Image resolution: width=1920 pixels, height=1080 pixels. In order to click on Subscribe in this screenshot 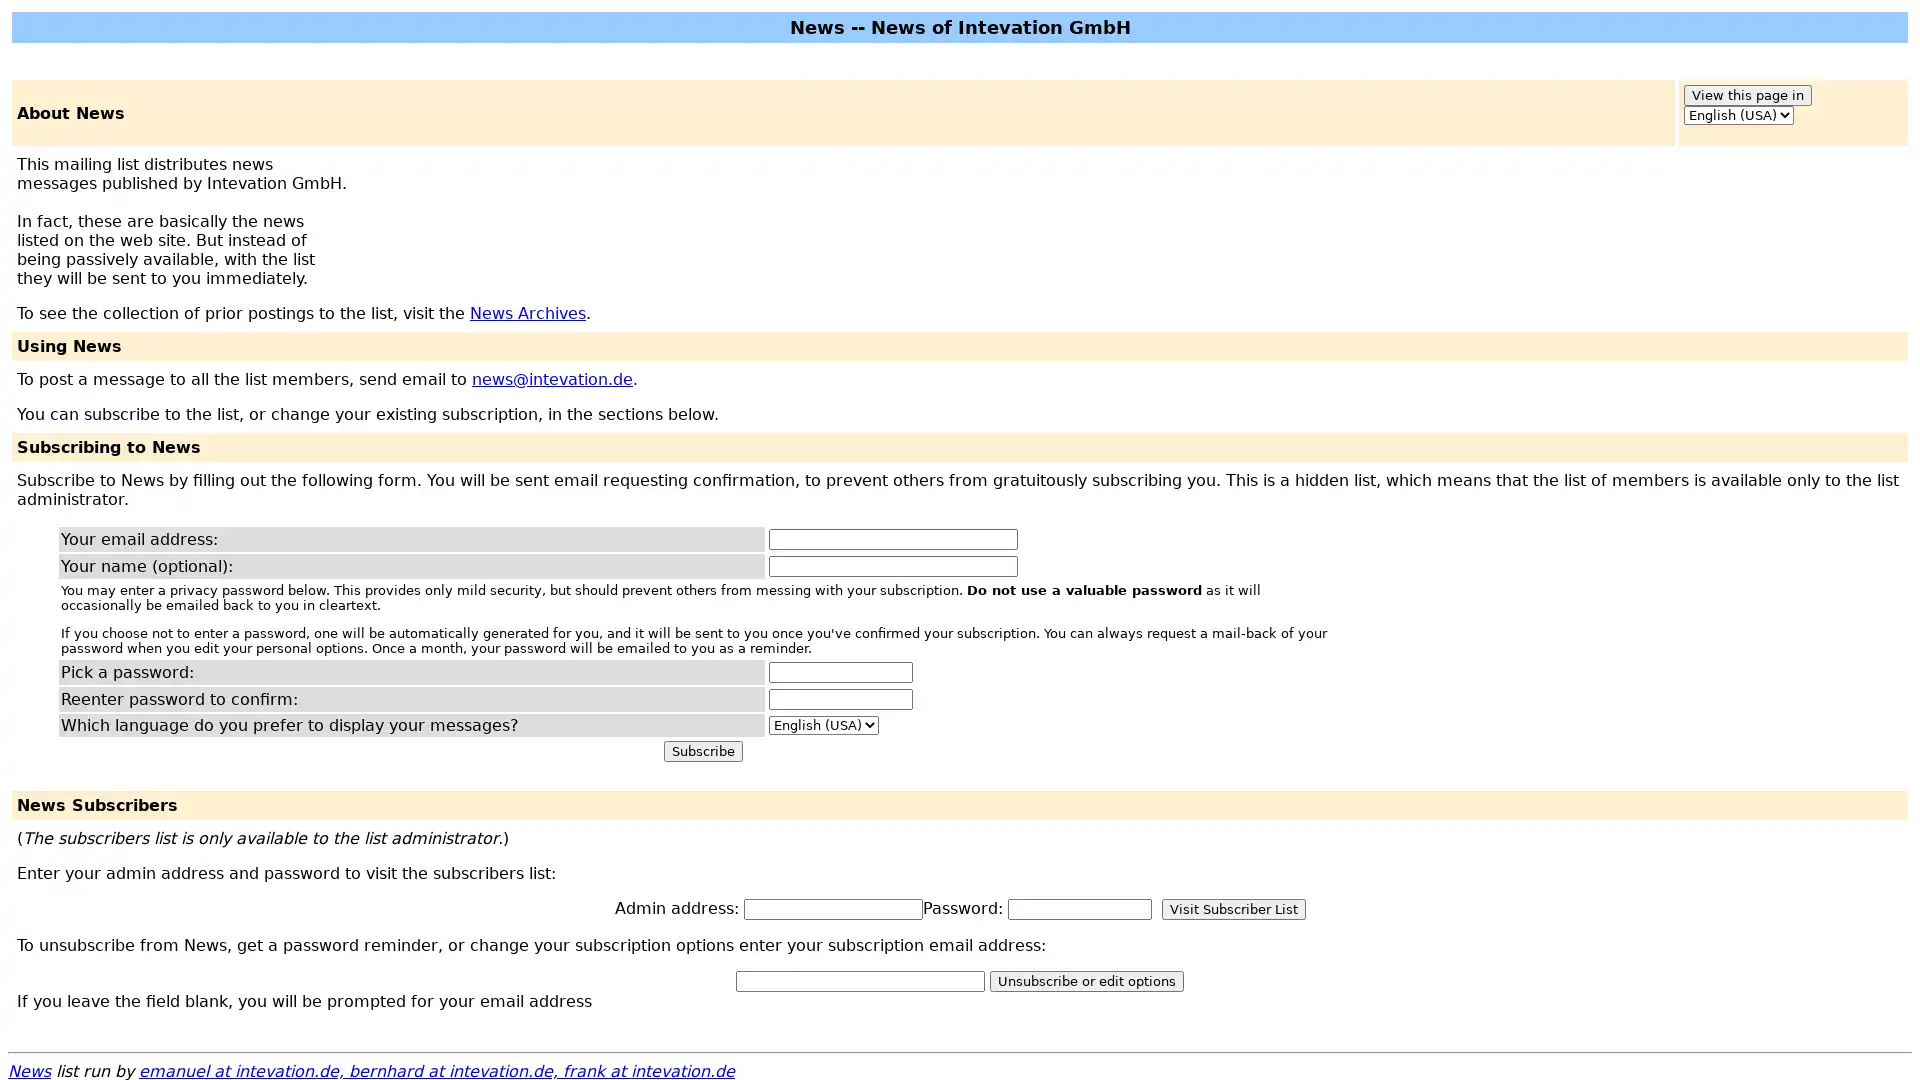, I will do `click(702, 751)`.